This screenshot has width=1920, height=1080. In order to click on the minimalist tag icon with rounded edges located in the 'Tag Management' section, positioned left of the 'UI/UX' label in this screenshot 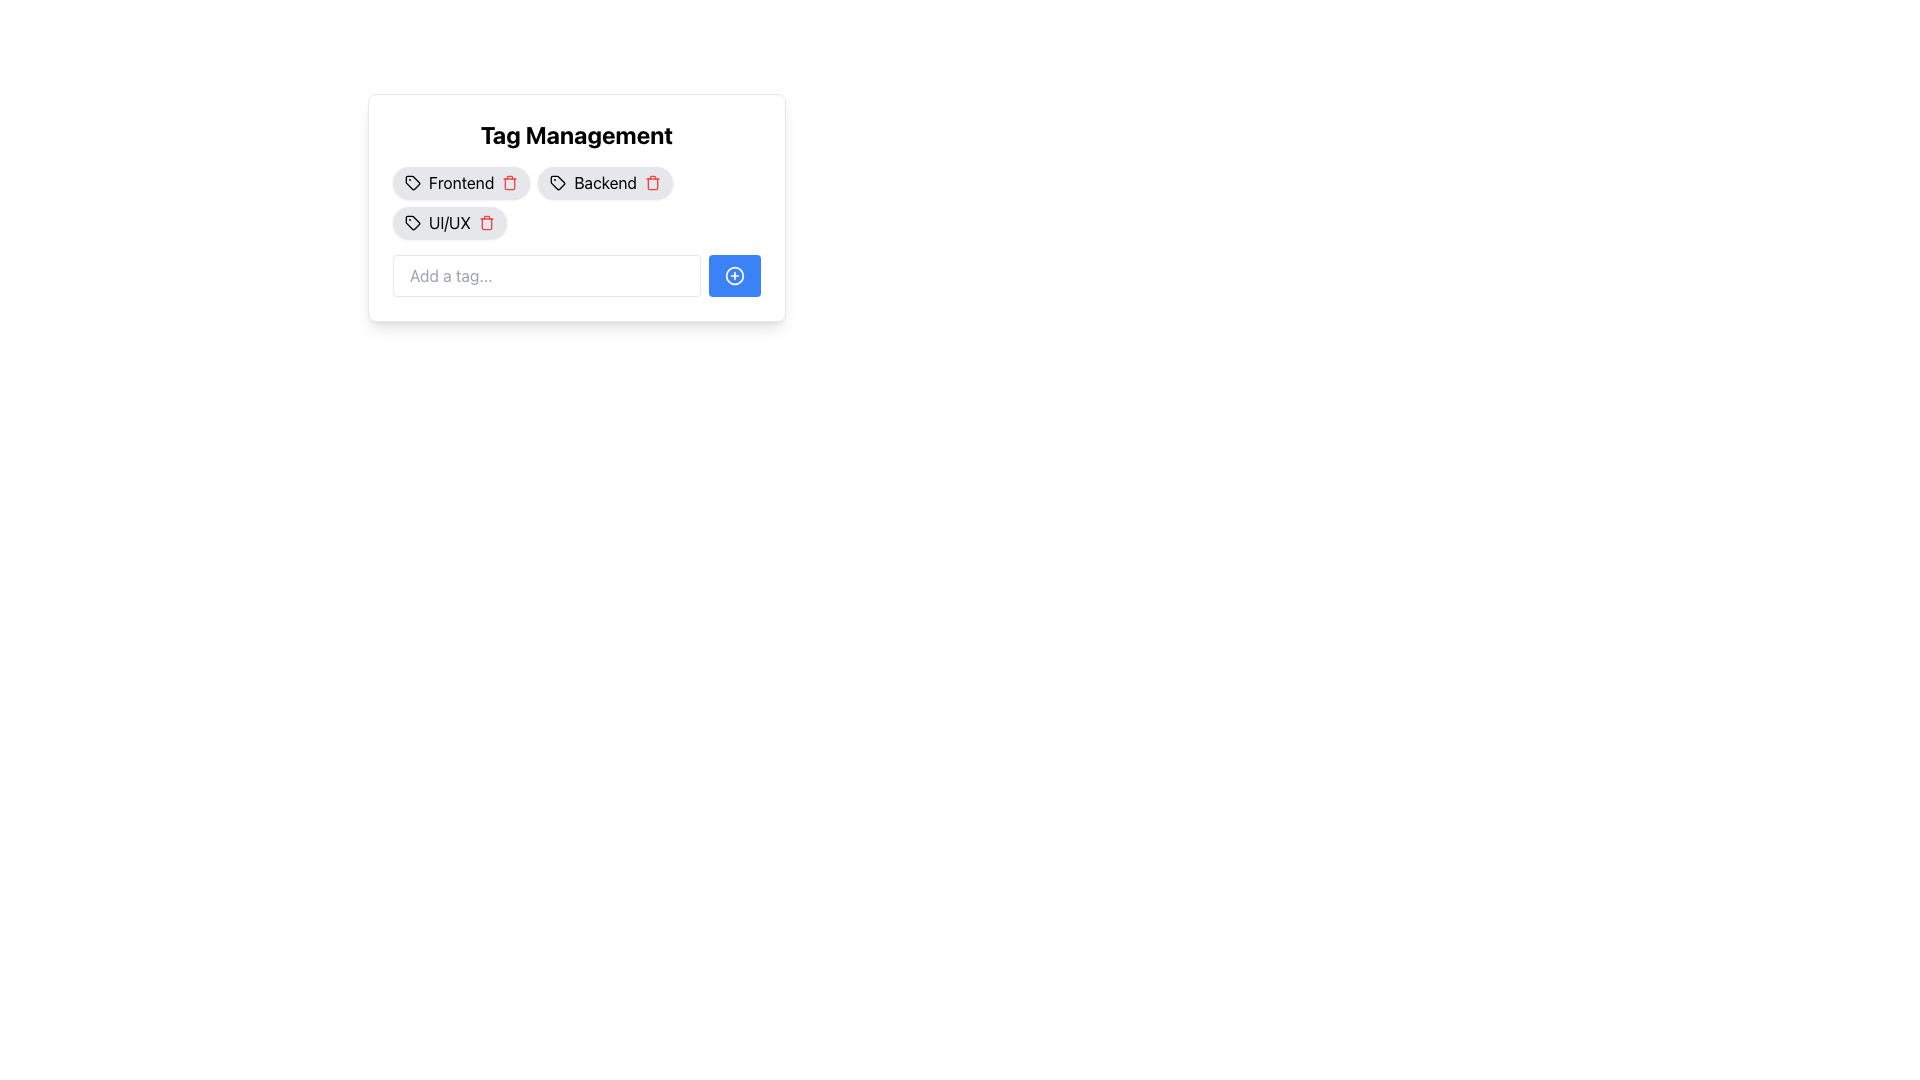, I will do `click(411, 223)`.